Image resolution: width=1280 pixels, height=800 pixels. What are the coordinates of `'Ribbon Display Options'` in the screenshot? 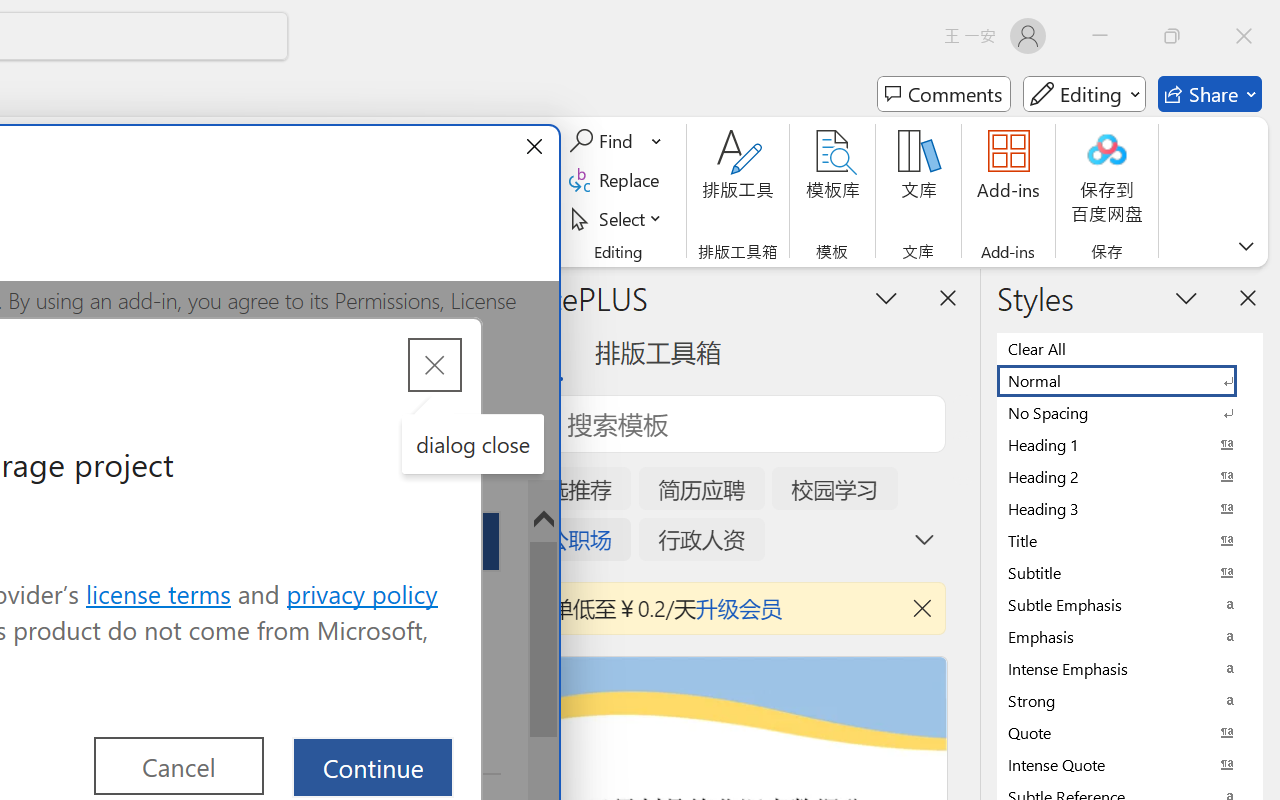 It's located at (1245, 245).